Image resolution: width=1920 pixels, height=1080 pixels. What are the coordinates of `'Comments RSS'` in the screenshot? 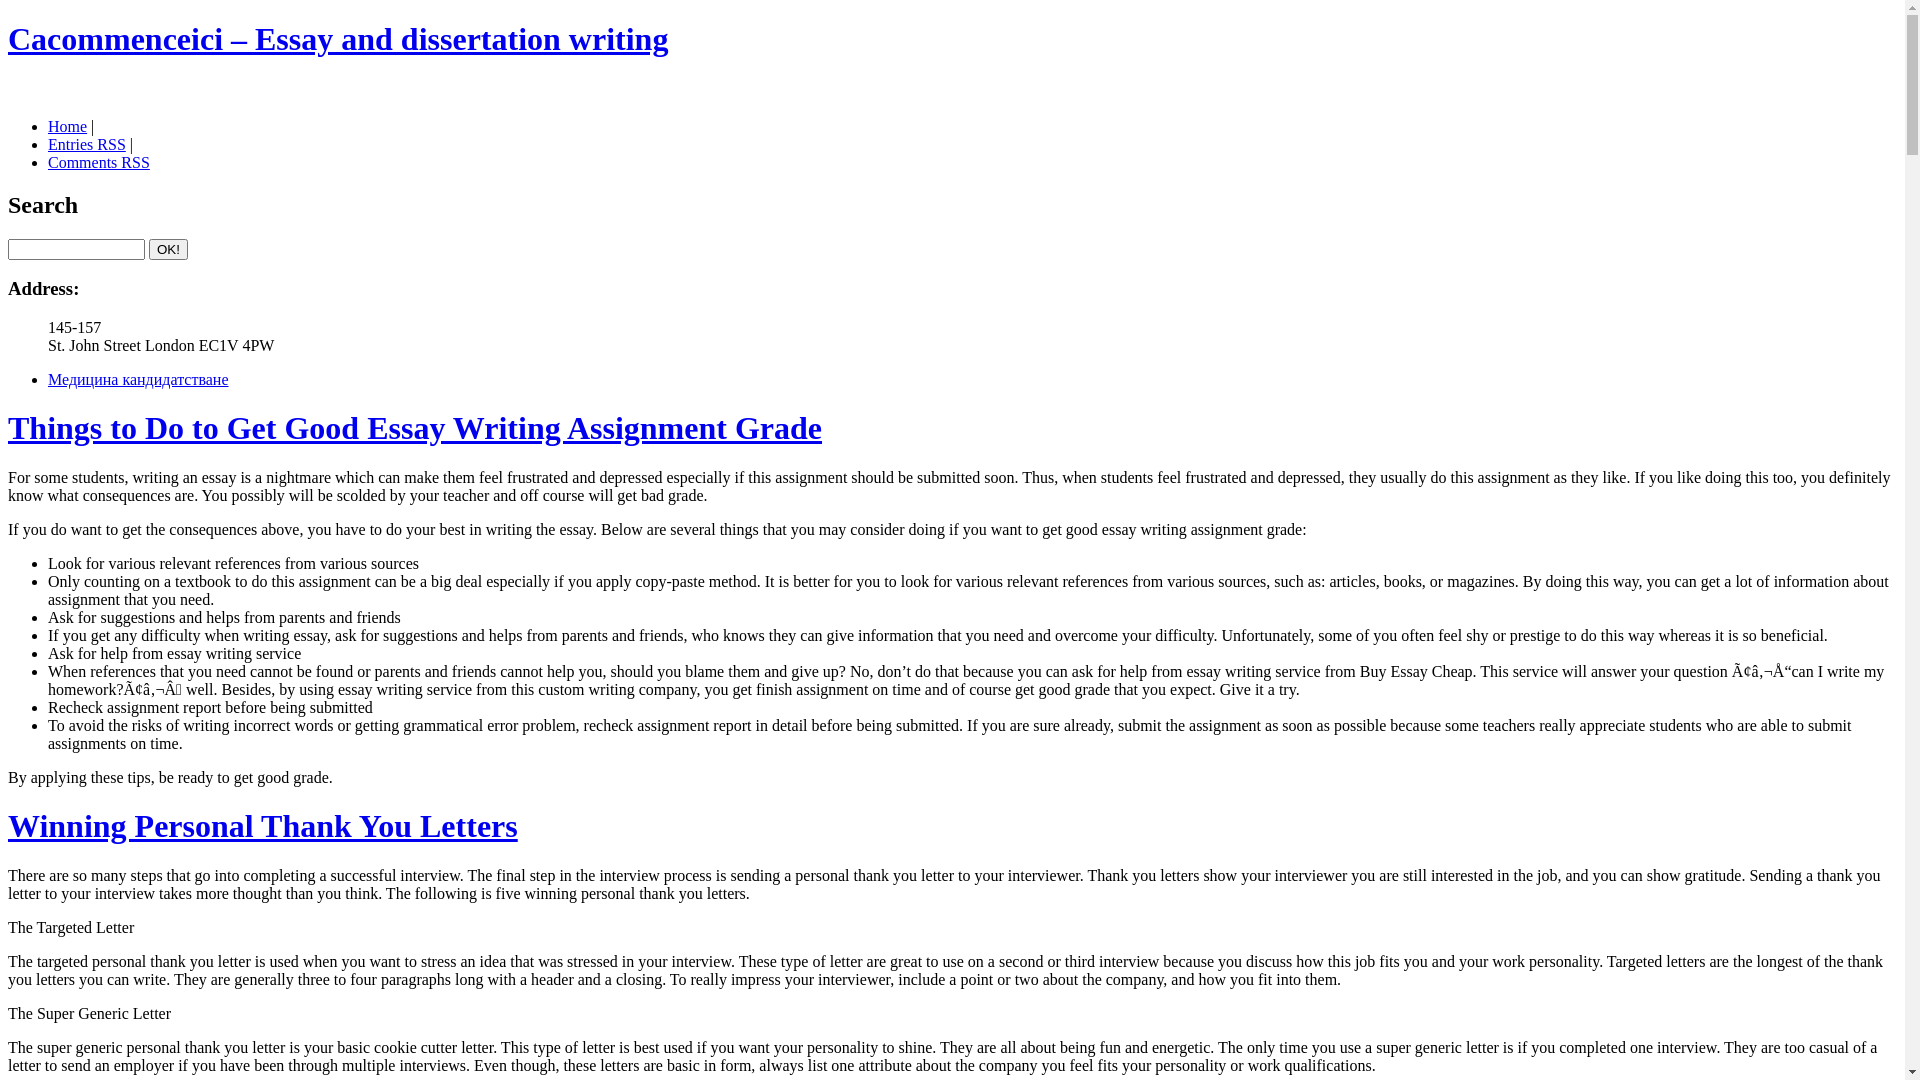 It's located at (98, 161).